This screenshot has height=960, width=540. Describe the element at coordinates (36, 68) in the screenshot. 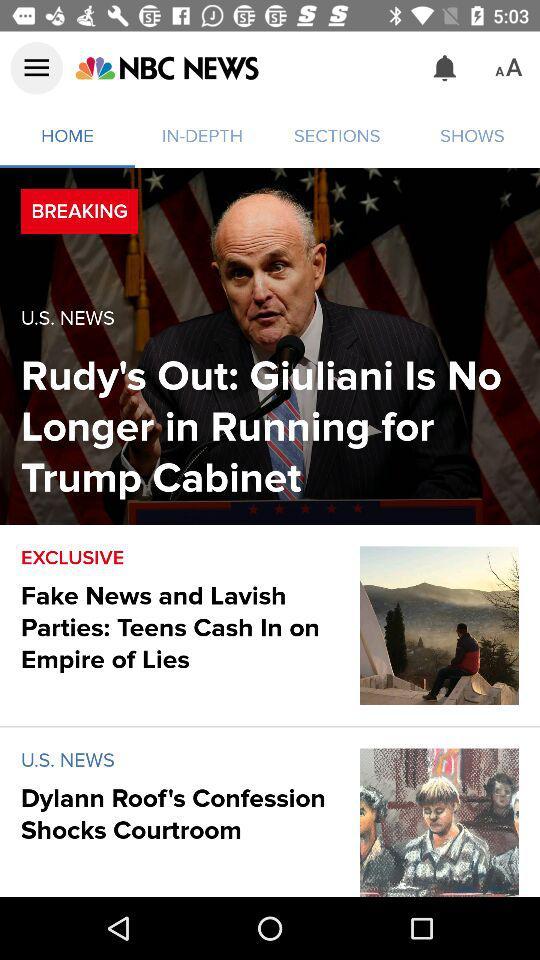

I see `the item above the home` at that location.